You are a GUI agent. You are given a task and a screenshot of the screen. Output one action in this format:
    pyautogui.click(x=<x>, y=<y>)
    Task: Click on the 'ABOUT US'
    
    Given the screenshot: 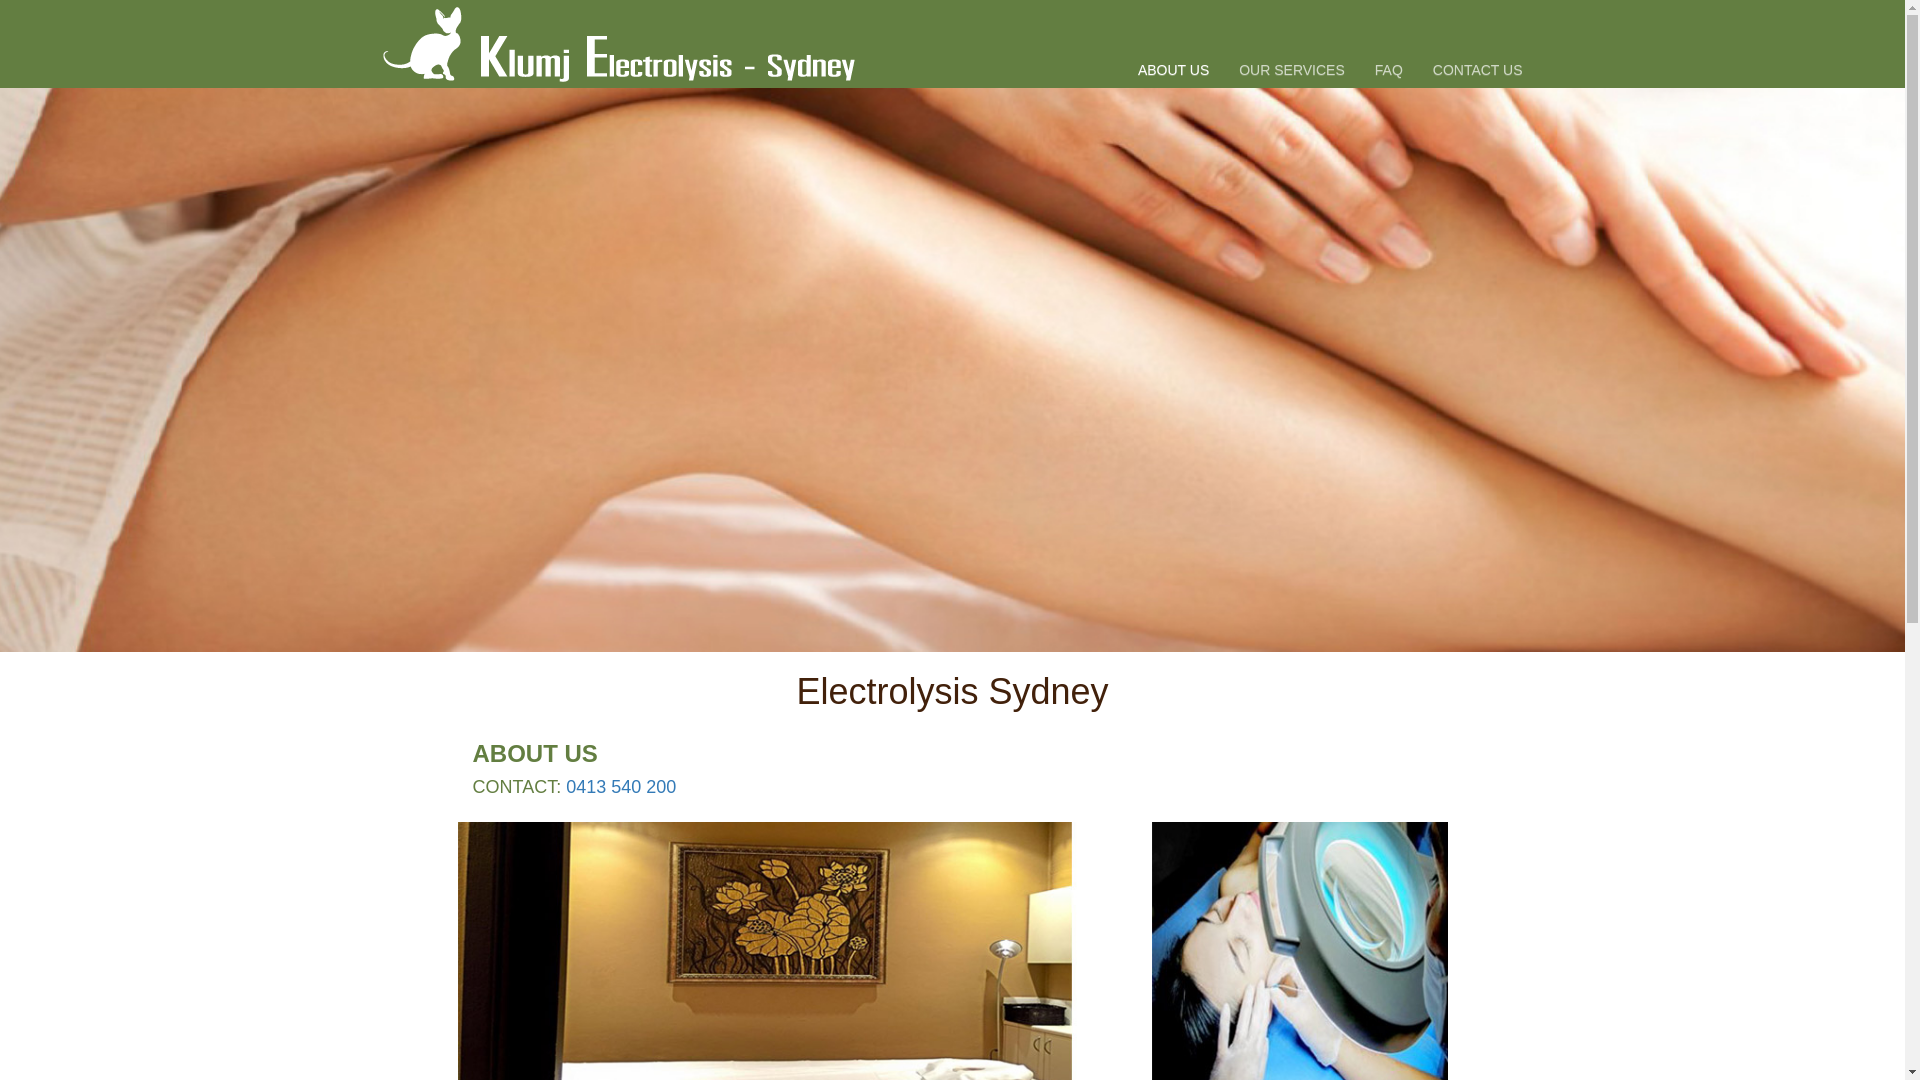 What is the action you would take?
    pyautogui.click(x=1173, y=43)
    